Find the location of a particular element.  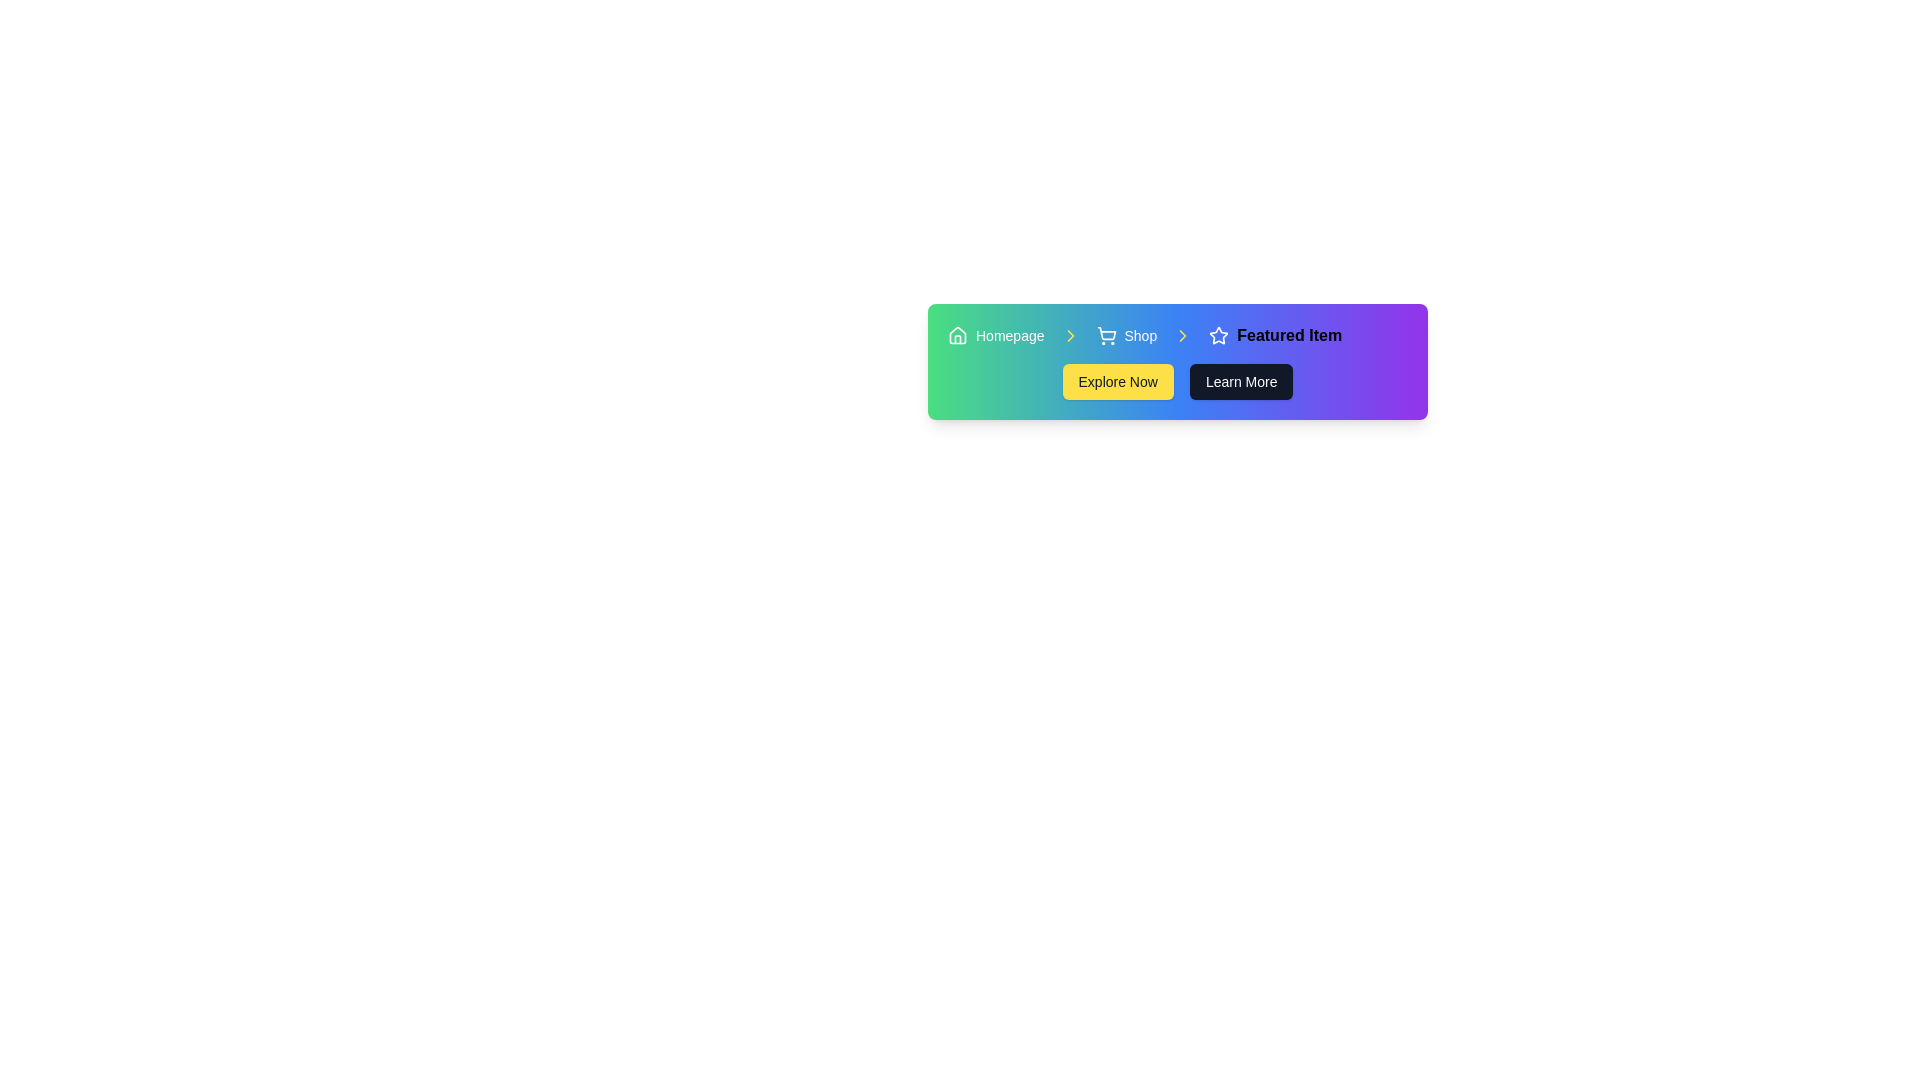

the 'Explore Now' button, which has rounded corners, a yellow background, and black text is located at coordinates (1117, 381).